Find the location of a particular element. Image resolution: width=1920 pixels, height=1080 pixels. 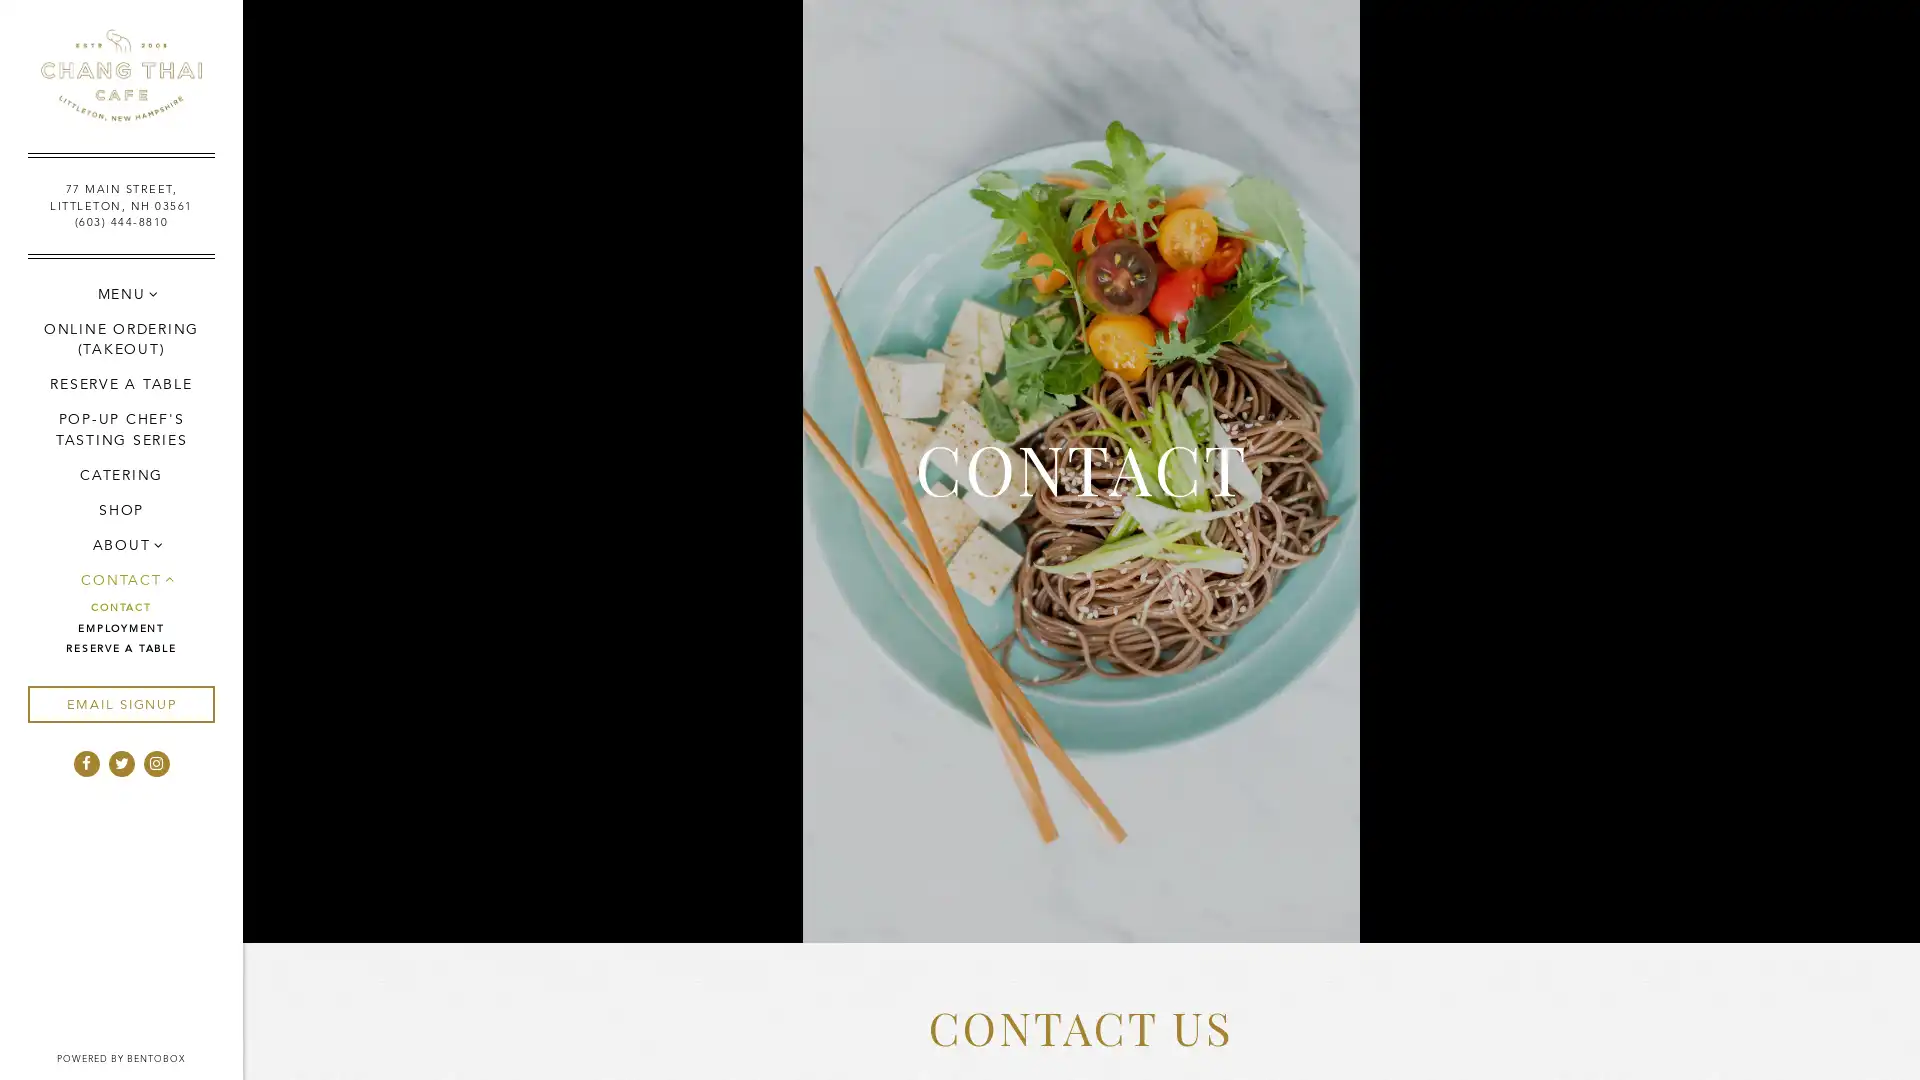

CONTACT is located at coordinates (119, 579).